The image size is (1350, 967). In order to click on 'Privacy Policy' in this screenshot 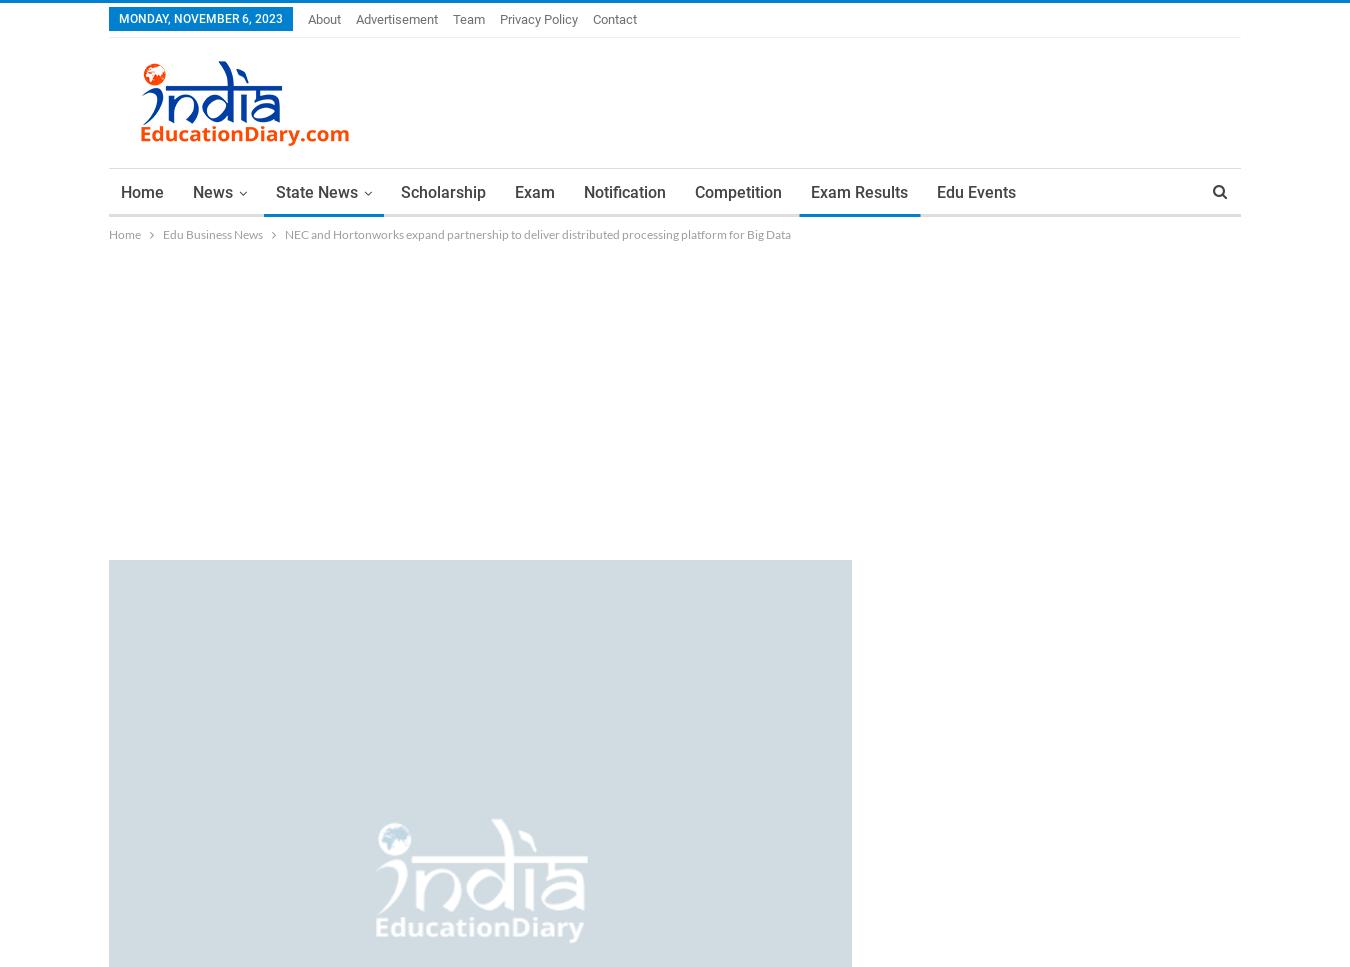, I will do `click(538, 19)`.